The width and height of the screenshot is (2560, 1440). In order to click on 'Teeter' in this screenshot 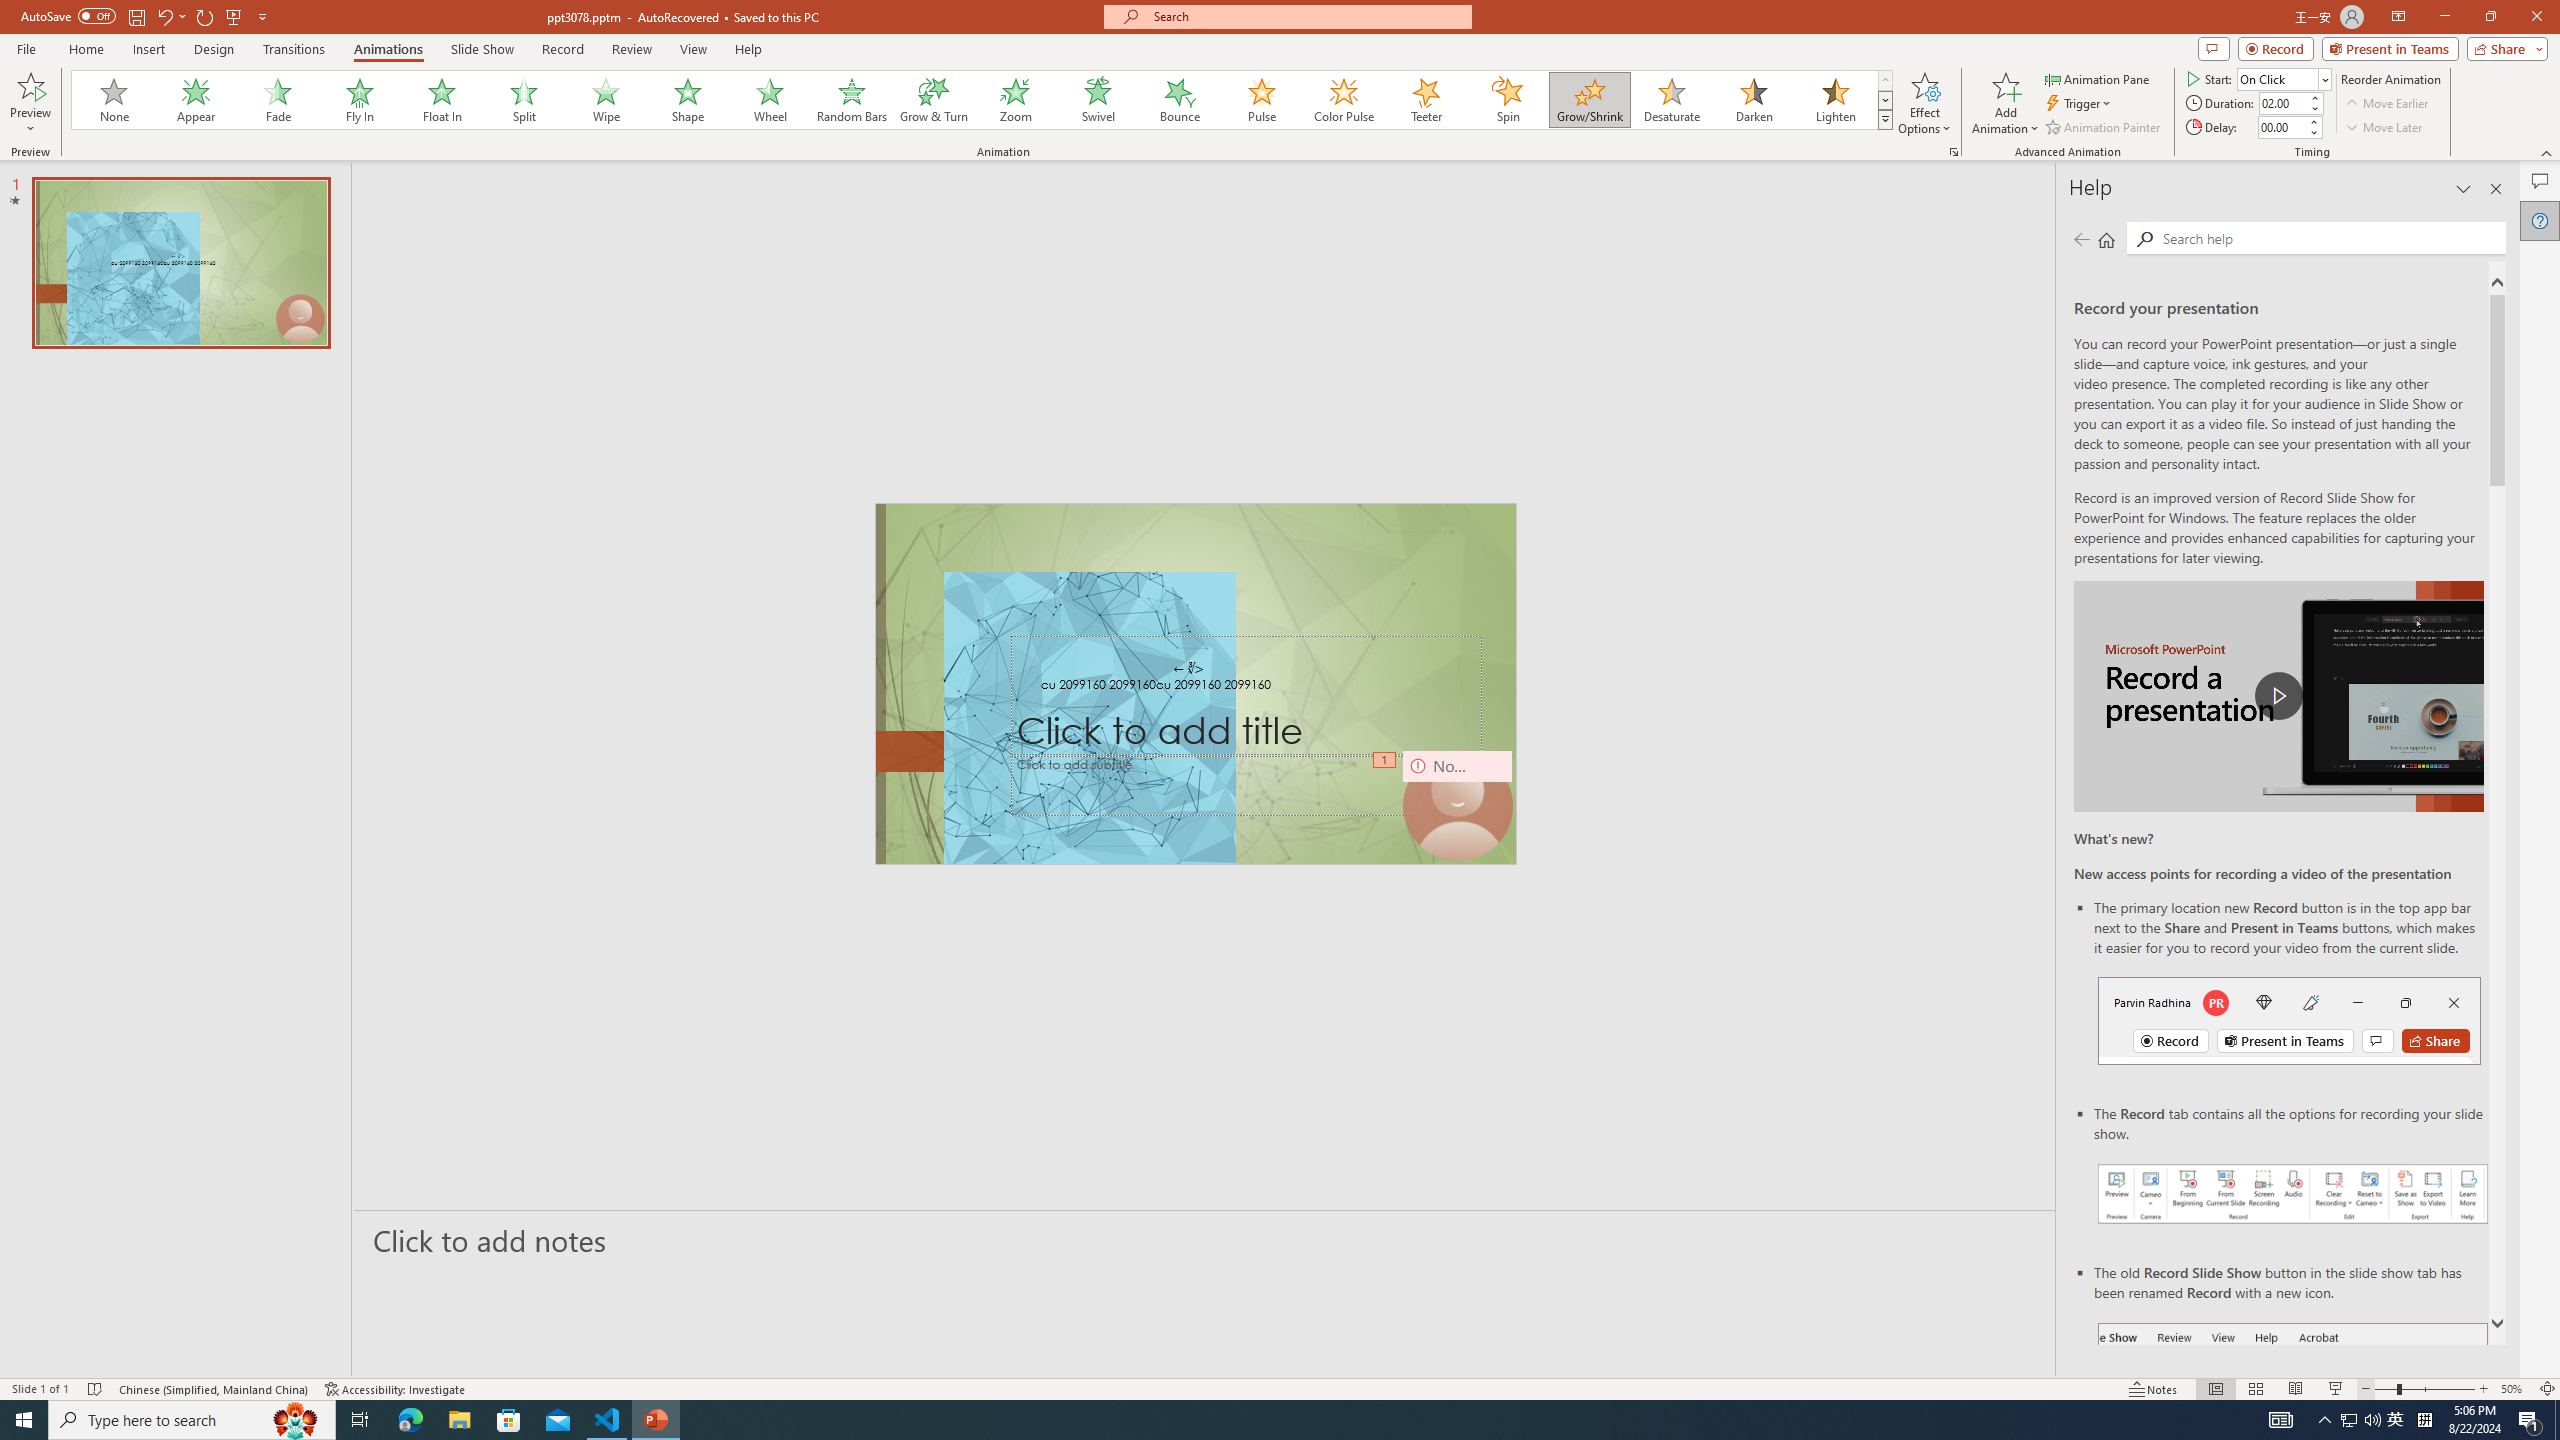, I will do `click(1424, 99)`.